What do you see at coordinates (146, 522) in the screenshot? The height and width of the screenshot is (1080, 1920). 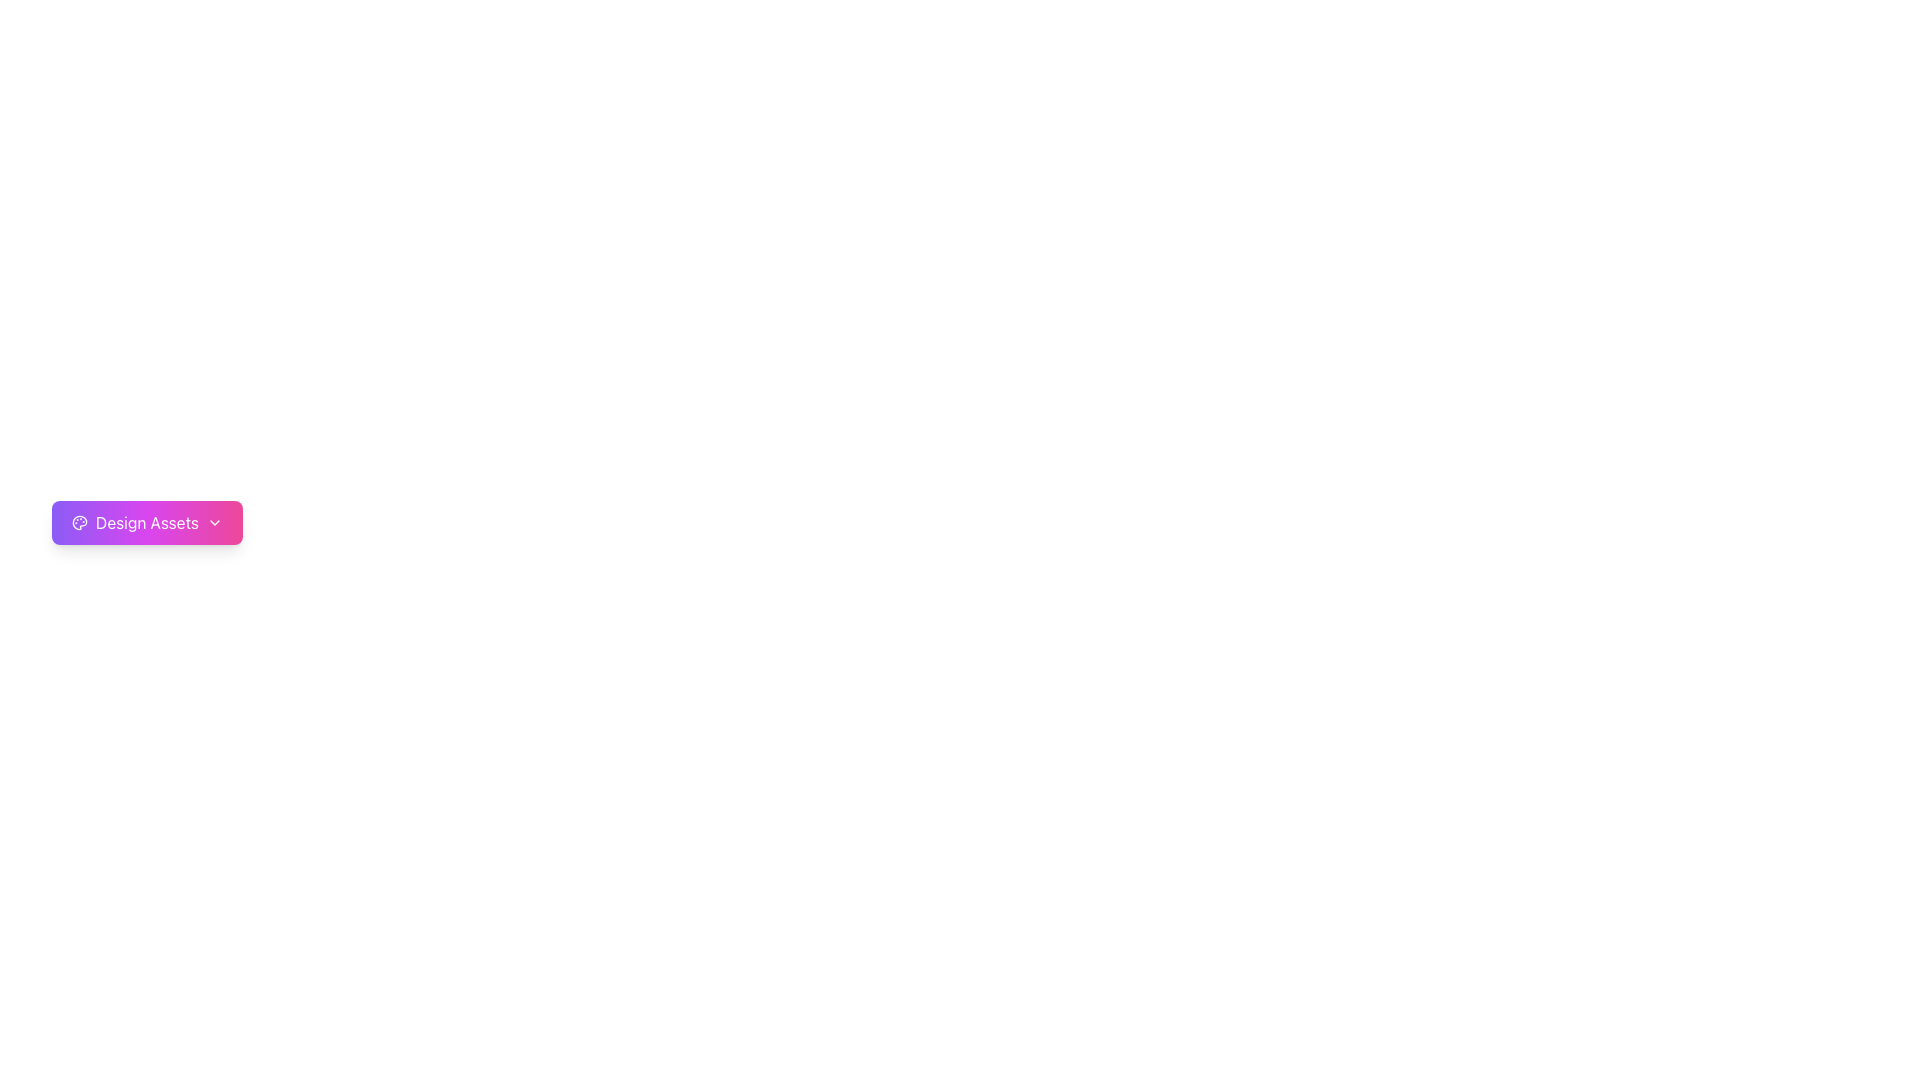 I see `the 'Design Assets' button, which features a gradient from violet to pink, a palette icon on the left, and a downwards-pointing arrow icon on the right` at bounding box center [146, 522].